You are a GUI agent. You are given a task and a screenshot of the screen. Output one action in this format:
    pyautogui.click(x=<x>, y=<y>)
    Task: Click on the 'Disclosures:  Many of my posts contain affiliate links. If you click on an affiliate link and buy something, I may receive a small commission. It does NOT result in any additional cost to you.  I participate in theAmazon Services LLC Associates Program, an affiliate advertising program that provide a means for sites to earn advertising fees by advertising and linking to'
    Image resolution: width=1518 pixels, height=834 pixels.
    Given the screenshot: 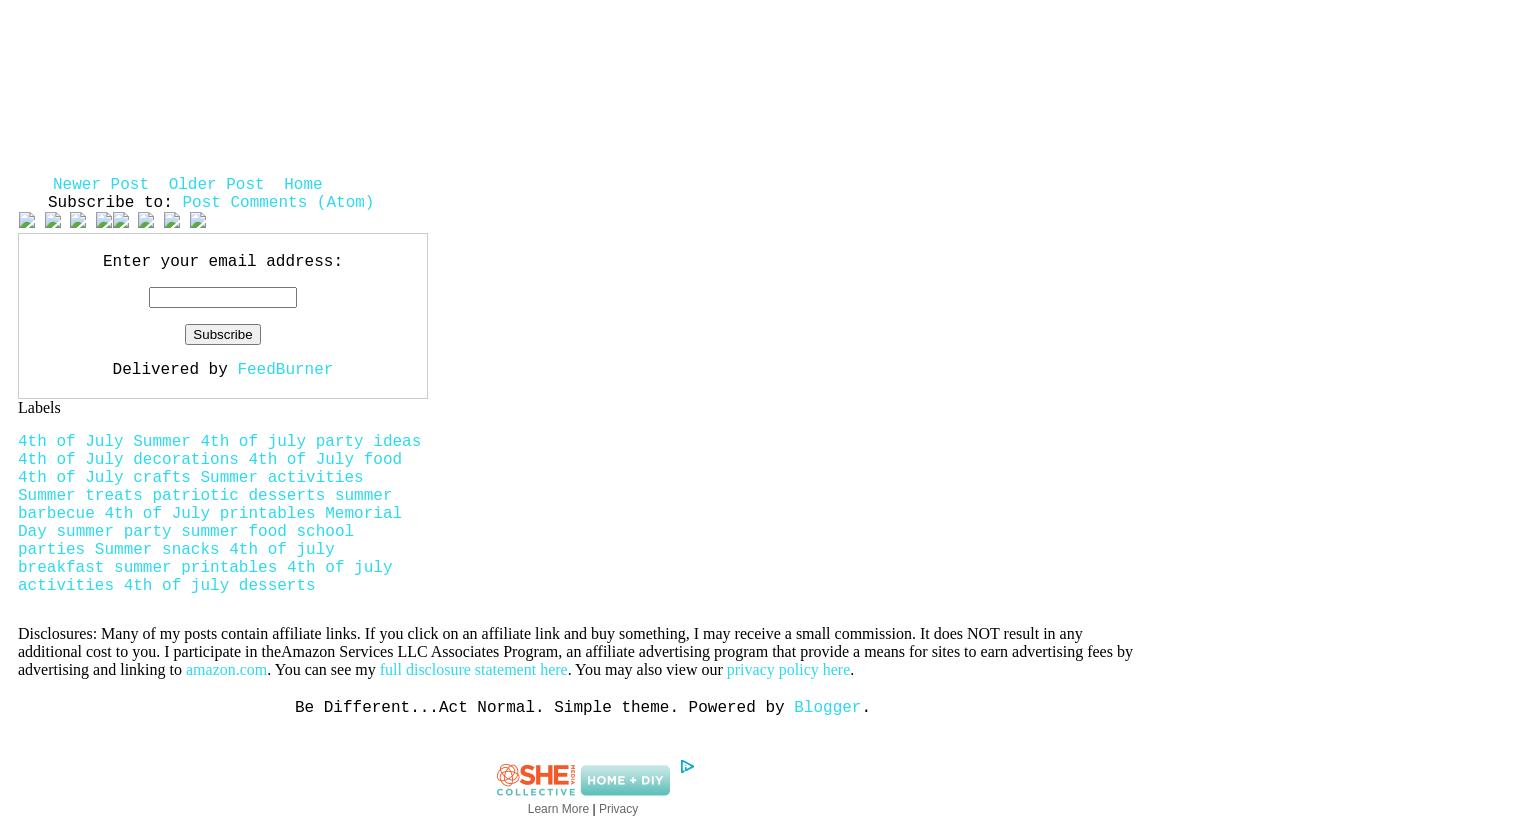 What is the action you would take?
    pyautogui.click(x=17, y=650)
    